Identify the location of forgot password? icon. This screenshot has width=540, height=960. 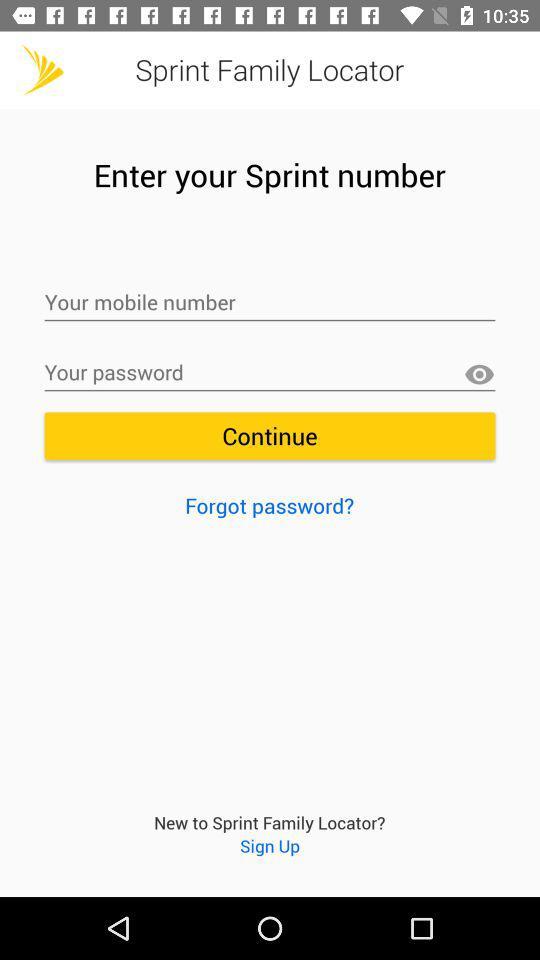
(269, 504).